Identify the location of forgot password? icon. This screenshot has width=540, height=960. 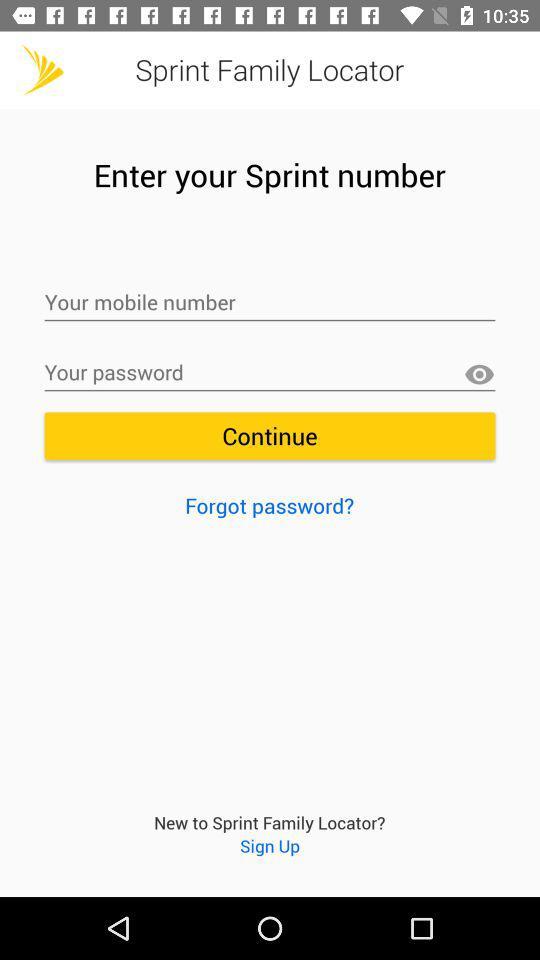
(269, 504).